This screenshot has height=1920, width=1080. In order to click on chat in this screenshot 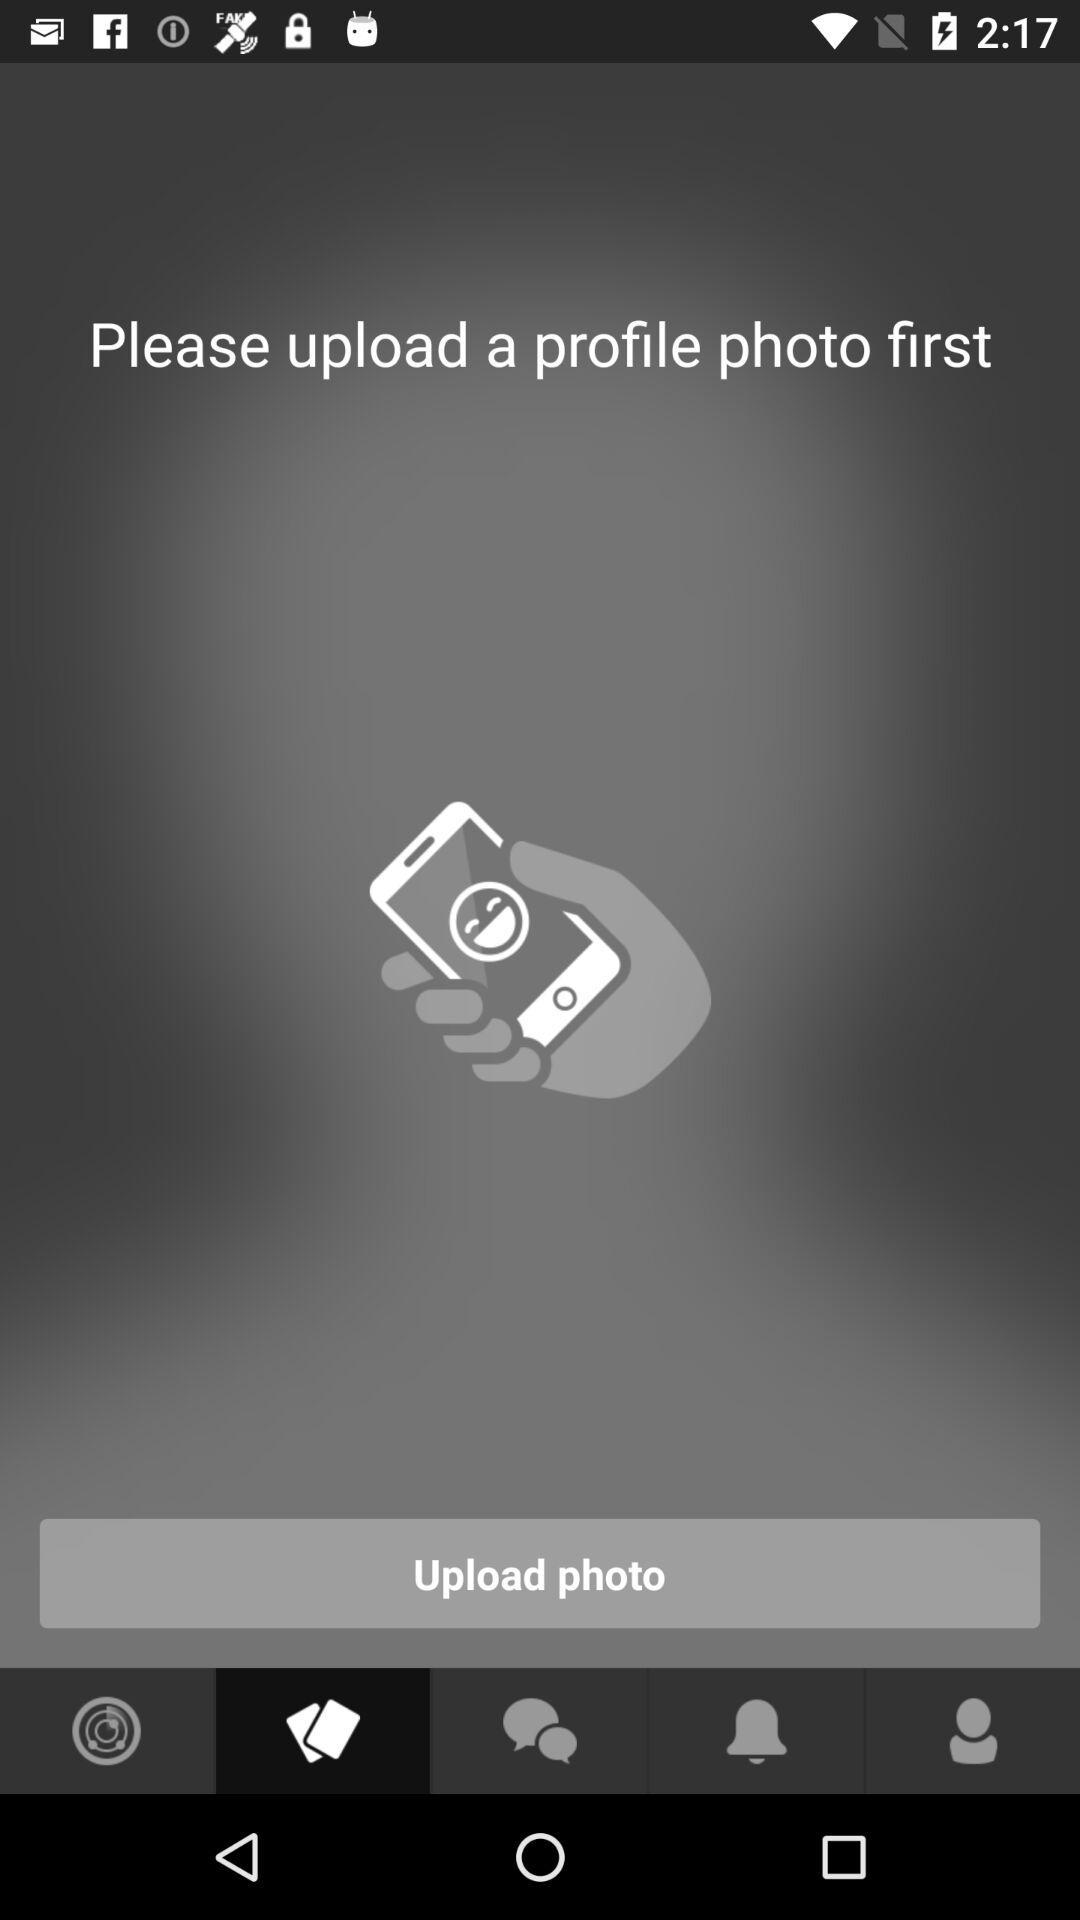, I will do `click(538, 1730)`.